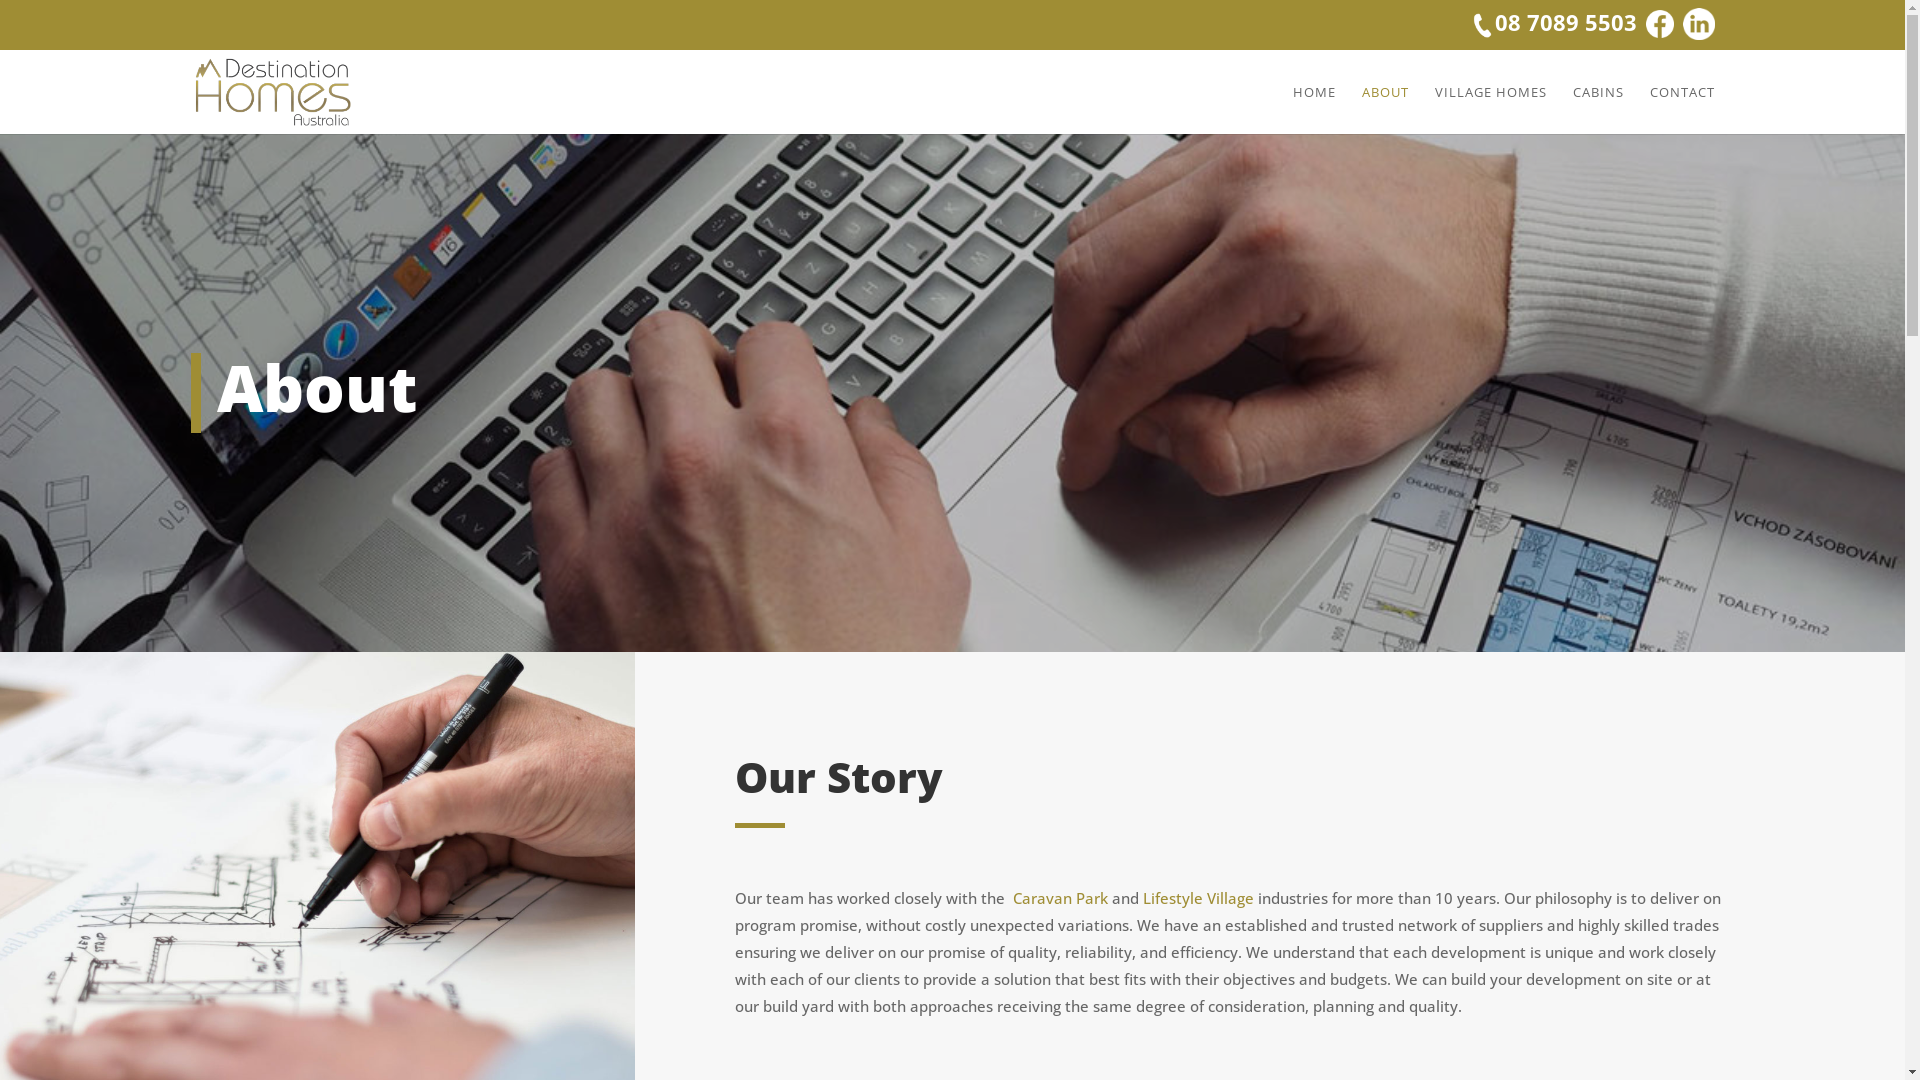 The image size is (1920, 1080). Describe the element at coordinates (1384, 109) in the screenshot. I see `'ABOUT'` at that location.